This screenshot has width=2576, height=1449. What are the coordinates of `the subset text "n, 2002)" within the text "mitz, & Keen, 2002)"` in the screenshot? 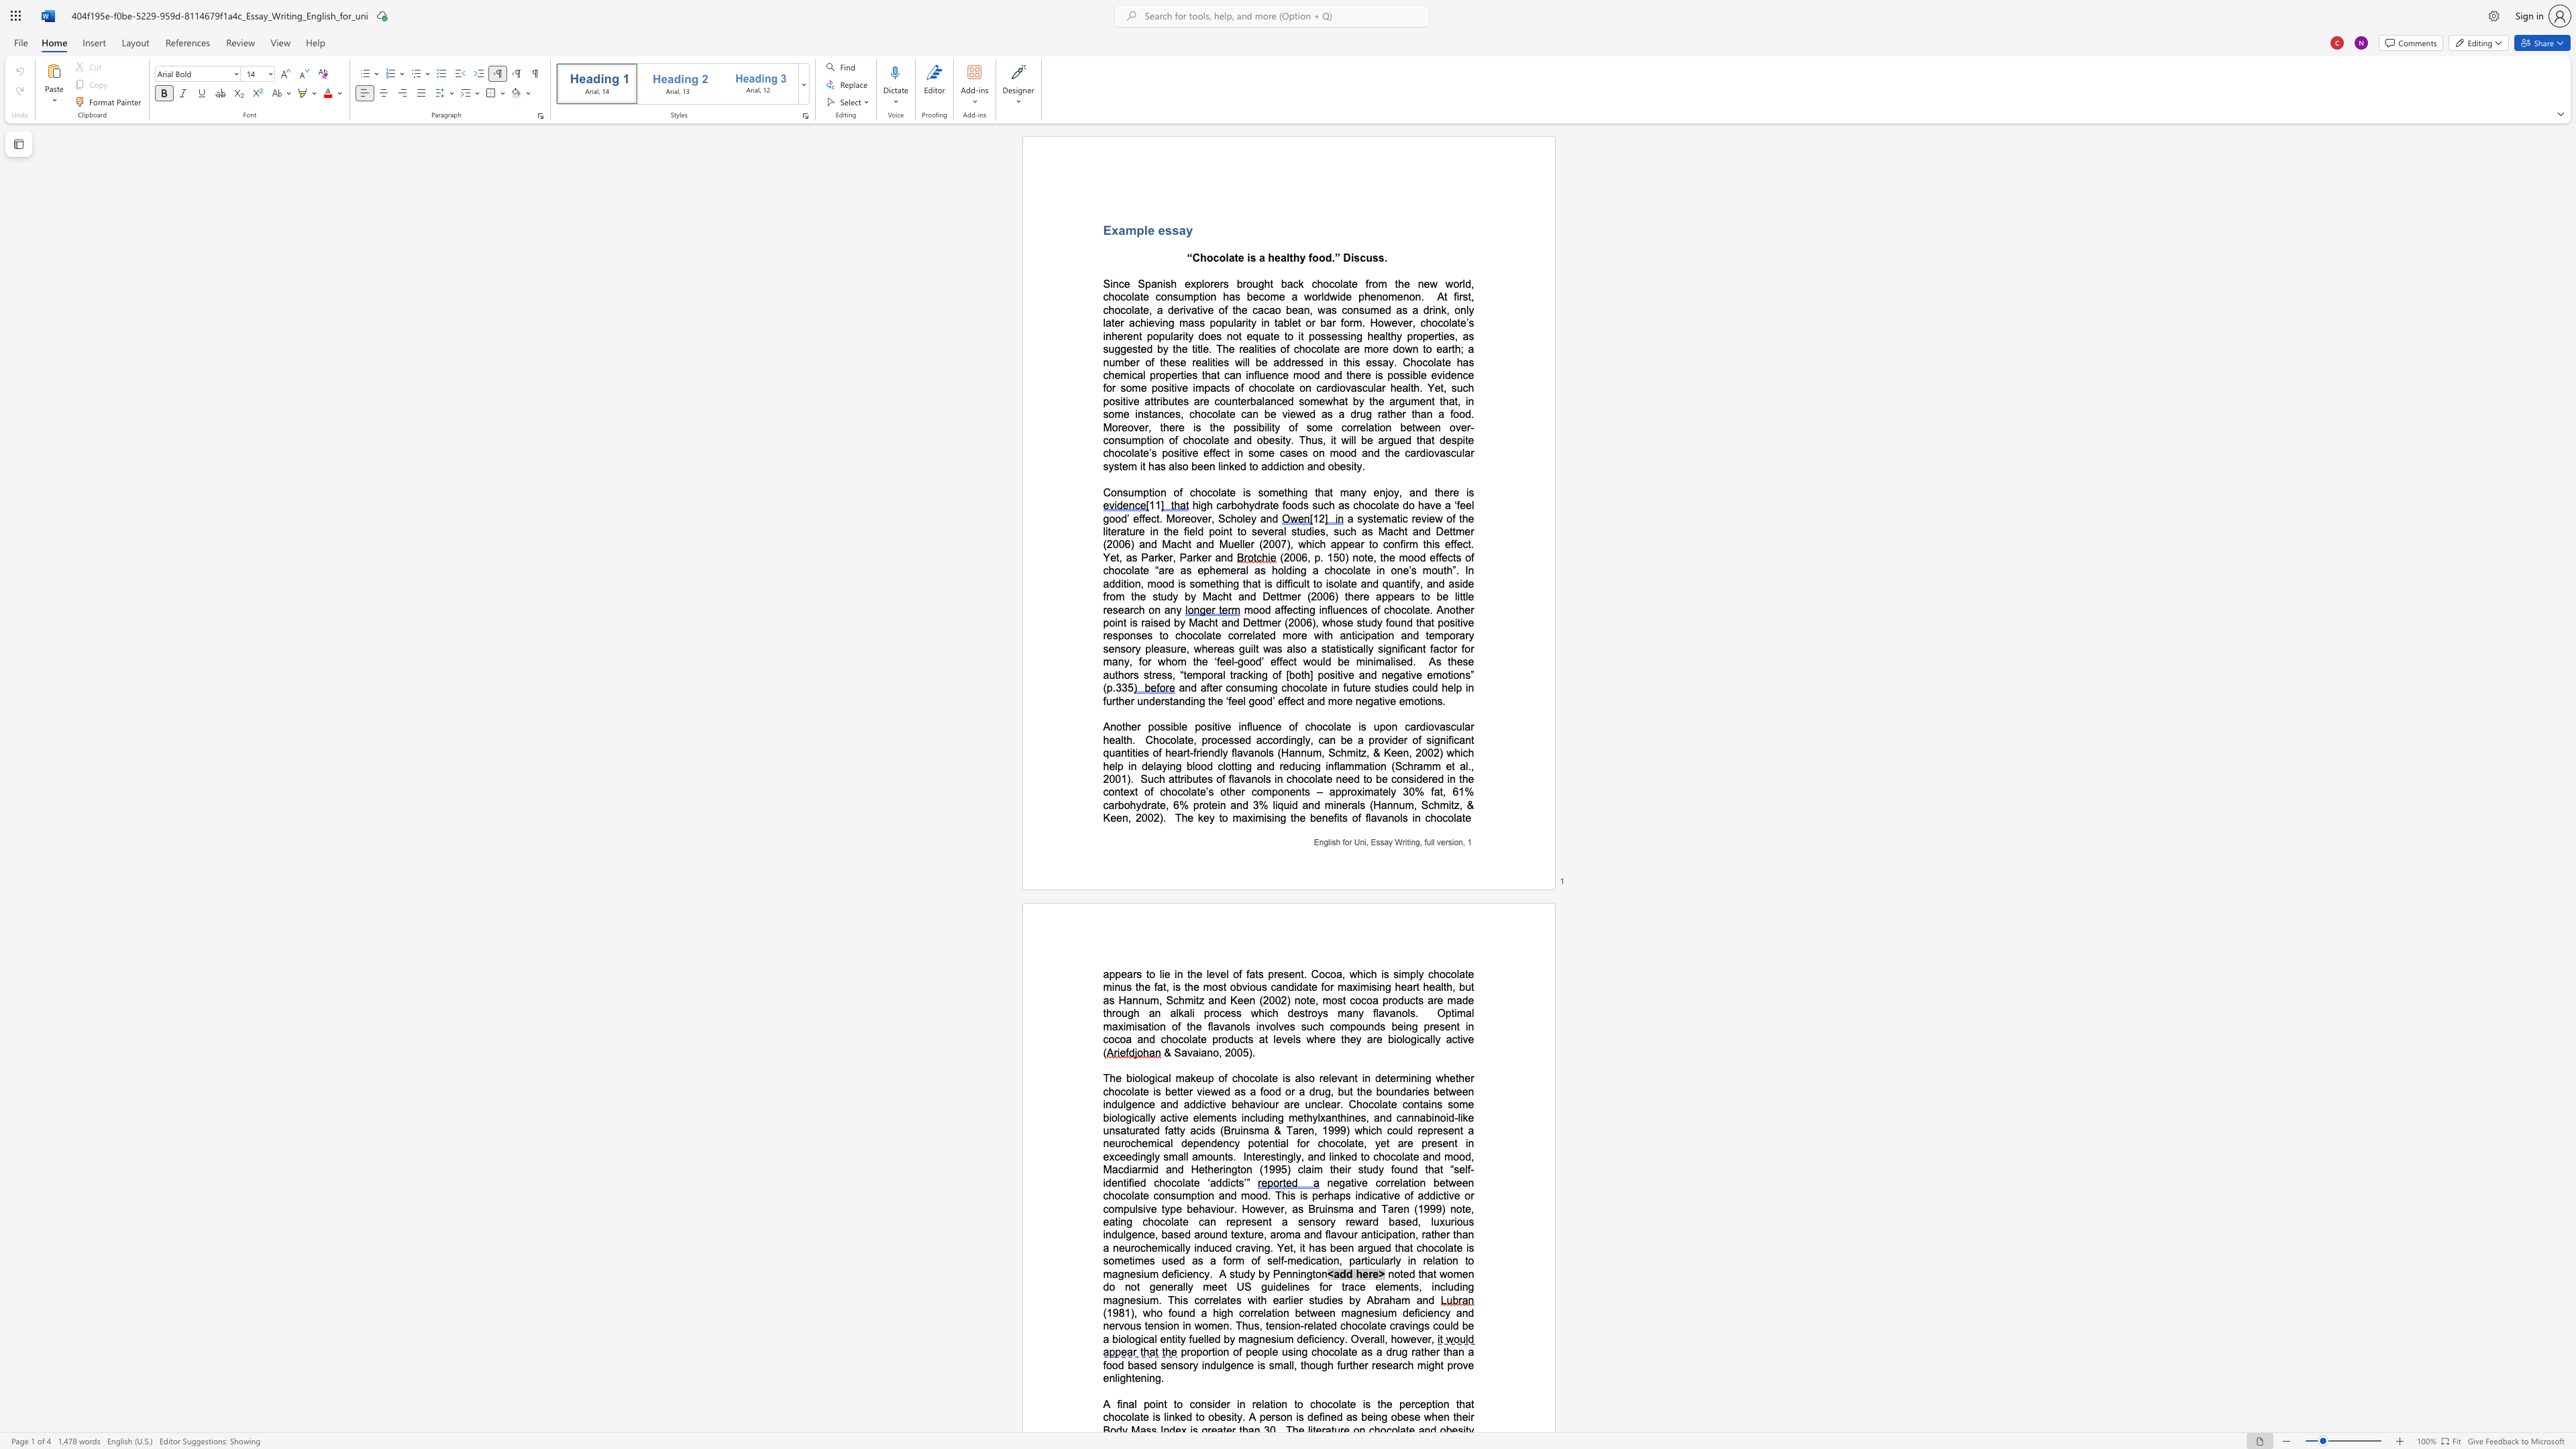 It's located at (1122, 817).